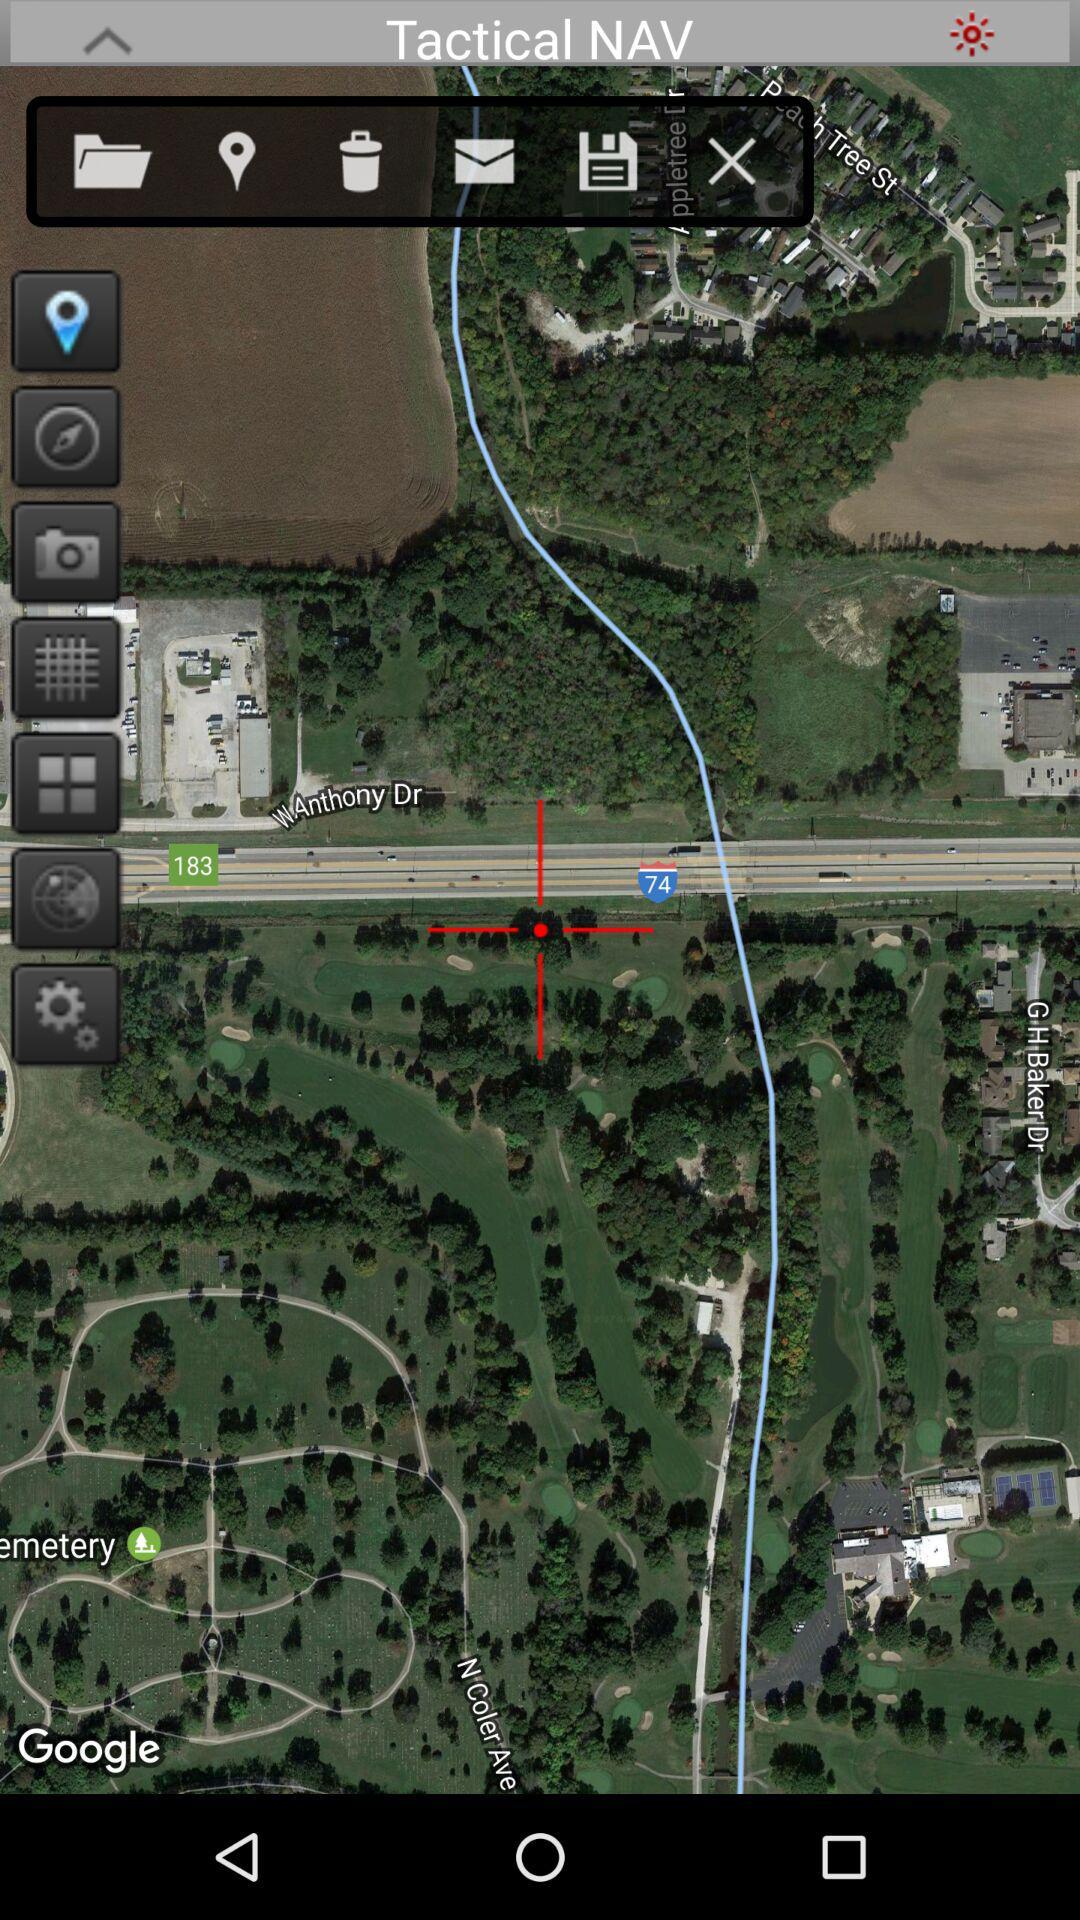  I want to click on the delete icon, so click(380, 168).